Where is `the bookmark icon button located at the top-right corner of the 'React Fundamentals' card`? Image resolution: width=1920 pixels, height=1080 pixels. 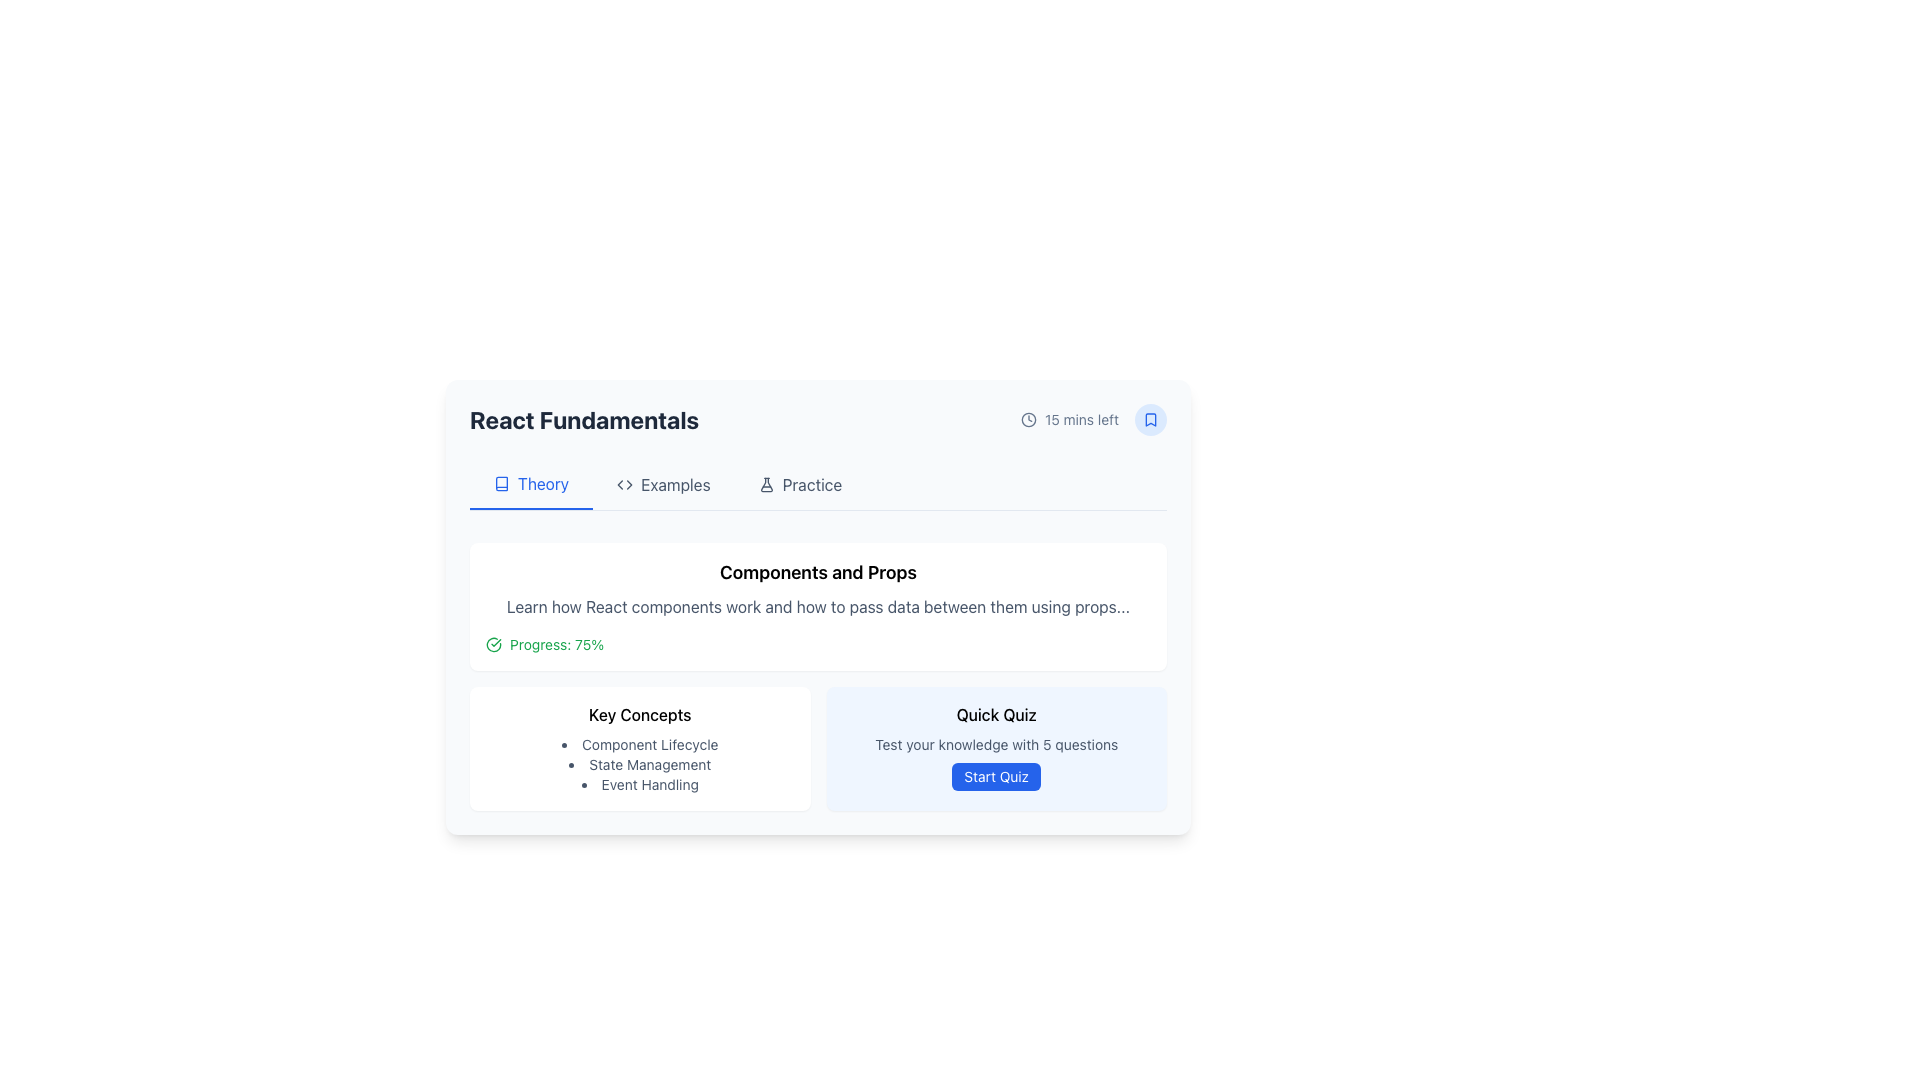
the bookmark icon button located at the top-right corner of the 'React Fundamentals' card is located at coordinates (1151, 419).